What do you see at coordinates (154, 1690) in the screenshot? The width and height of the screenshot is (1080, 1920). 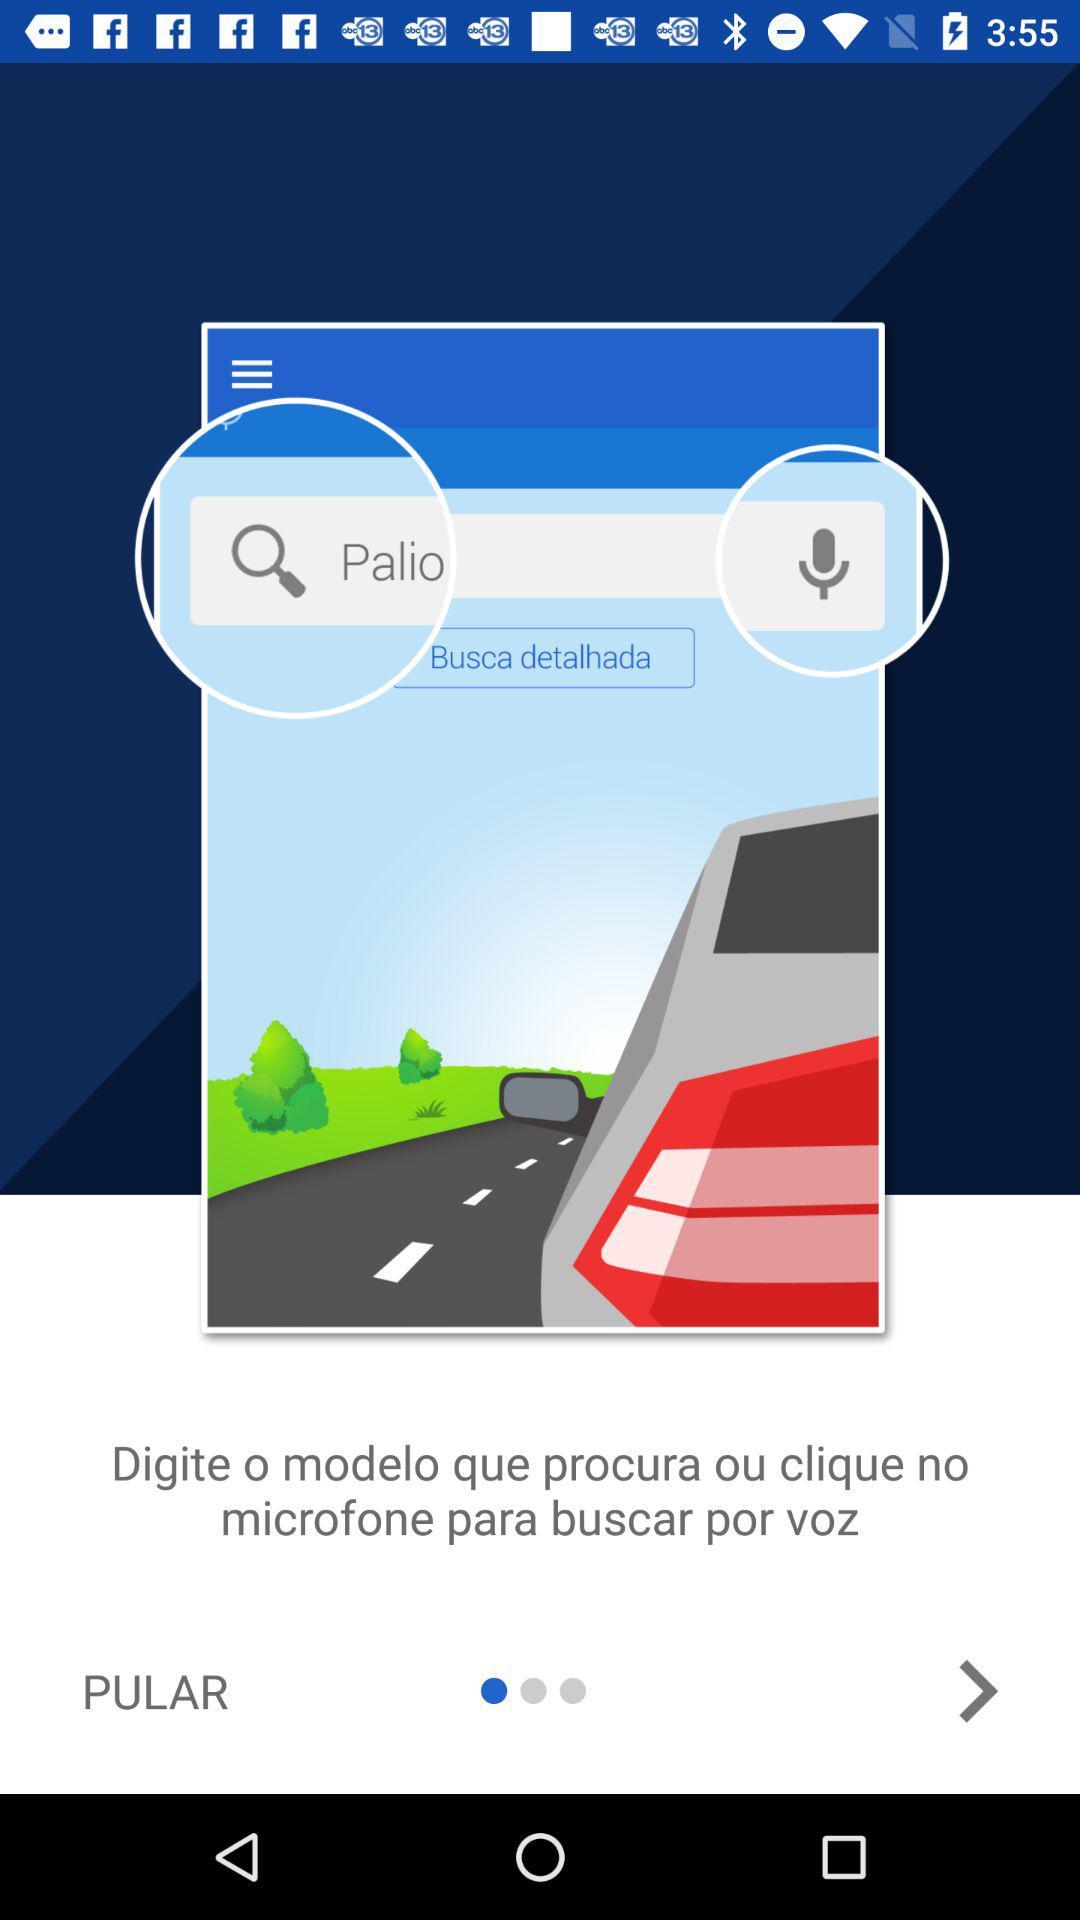 I see `pular` at bounding box center [154, 1690].